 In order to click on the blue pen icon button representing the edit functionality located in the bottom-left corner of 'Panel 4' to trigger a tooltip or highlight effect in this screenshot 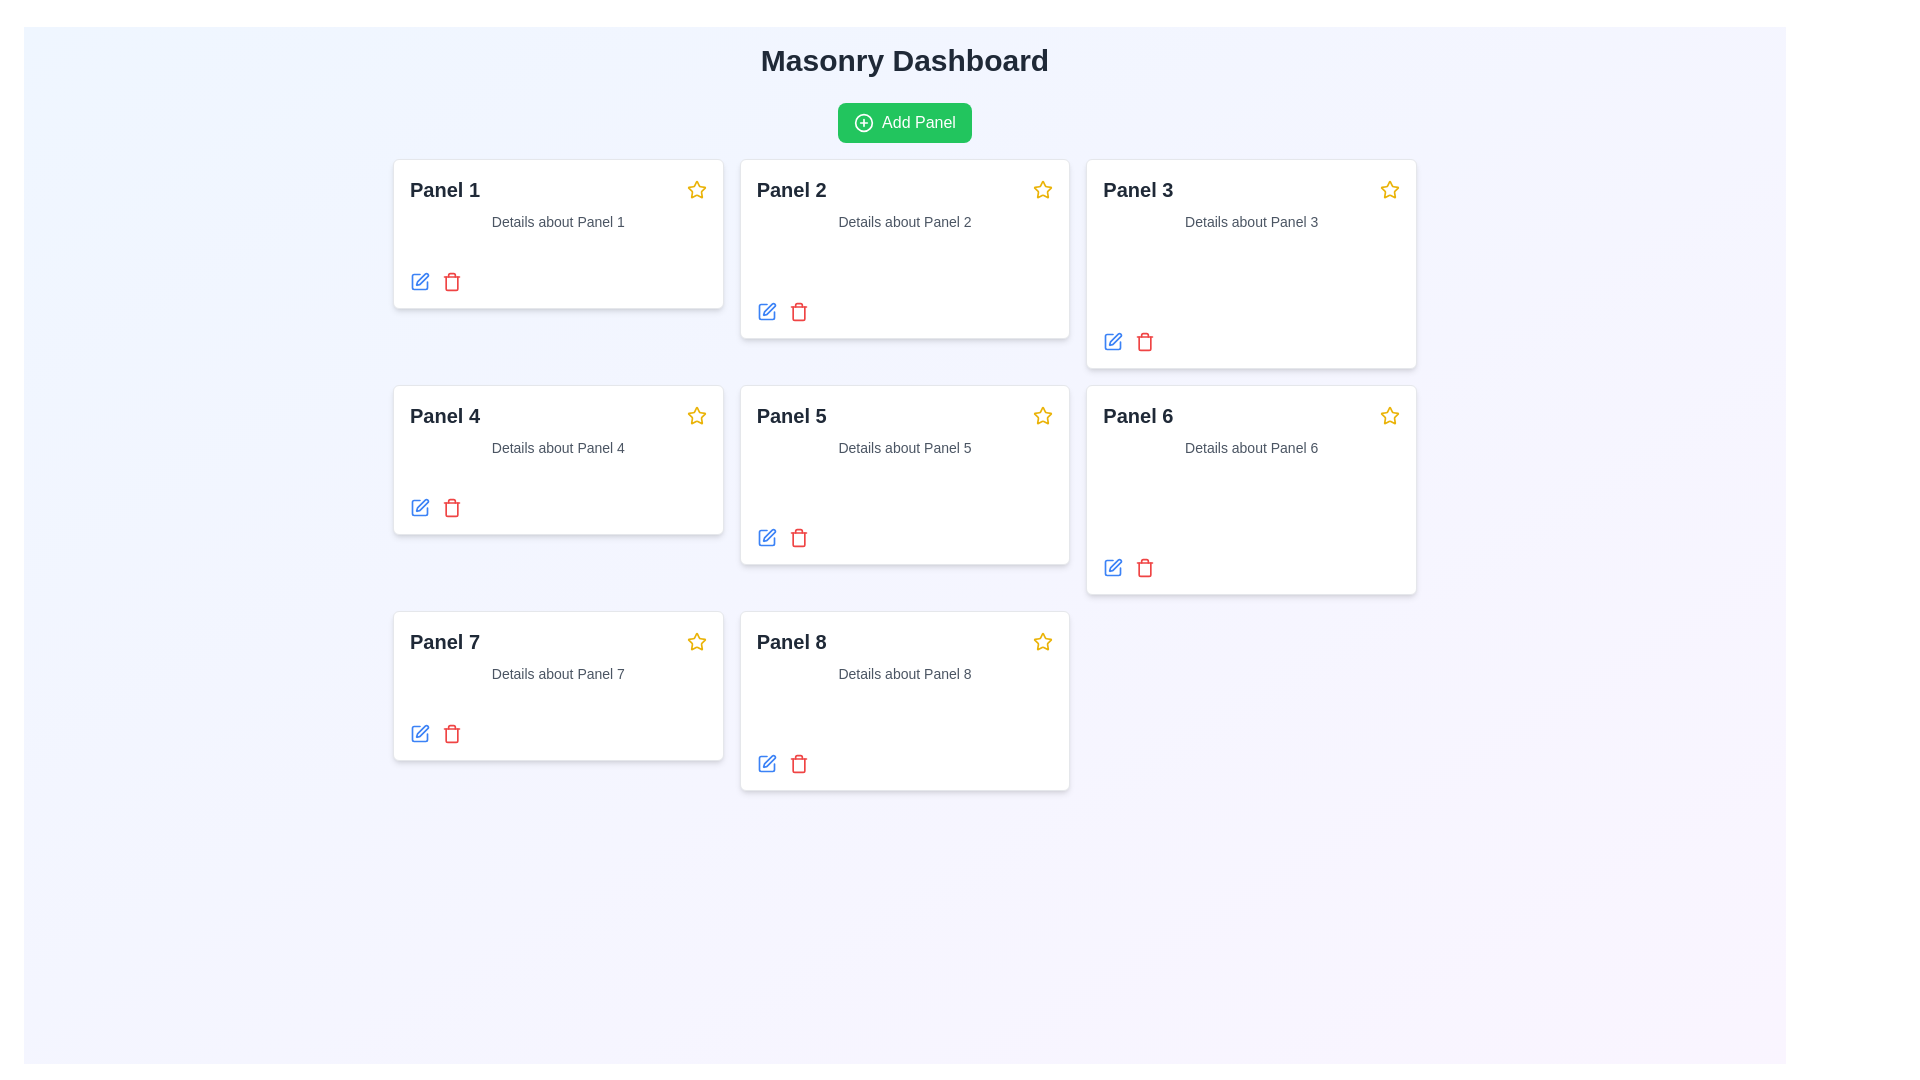, I will do `click(421, 504)`.